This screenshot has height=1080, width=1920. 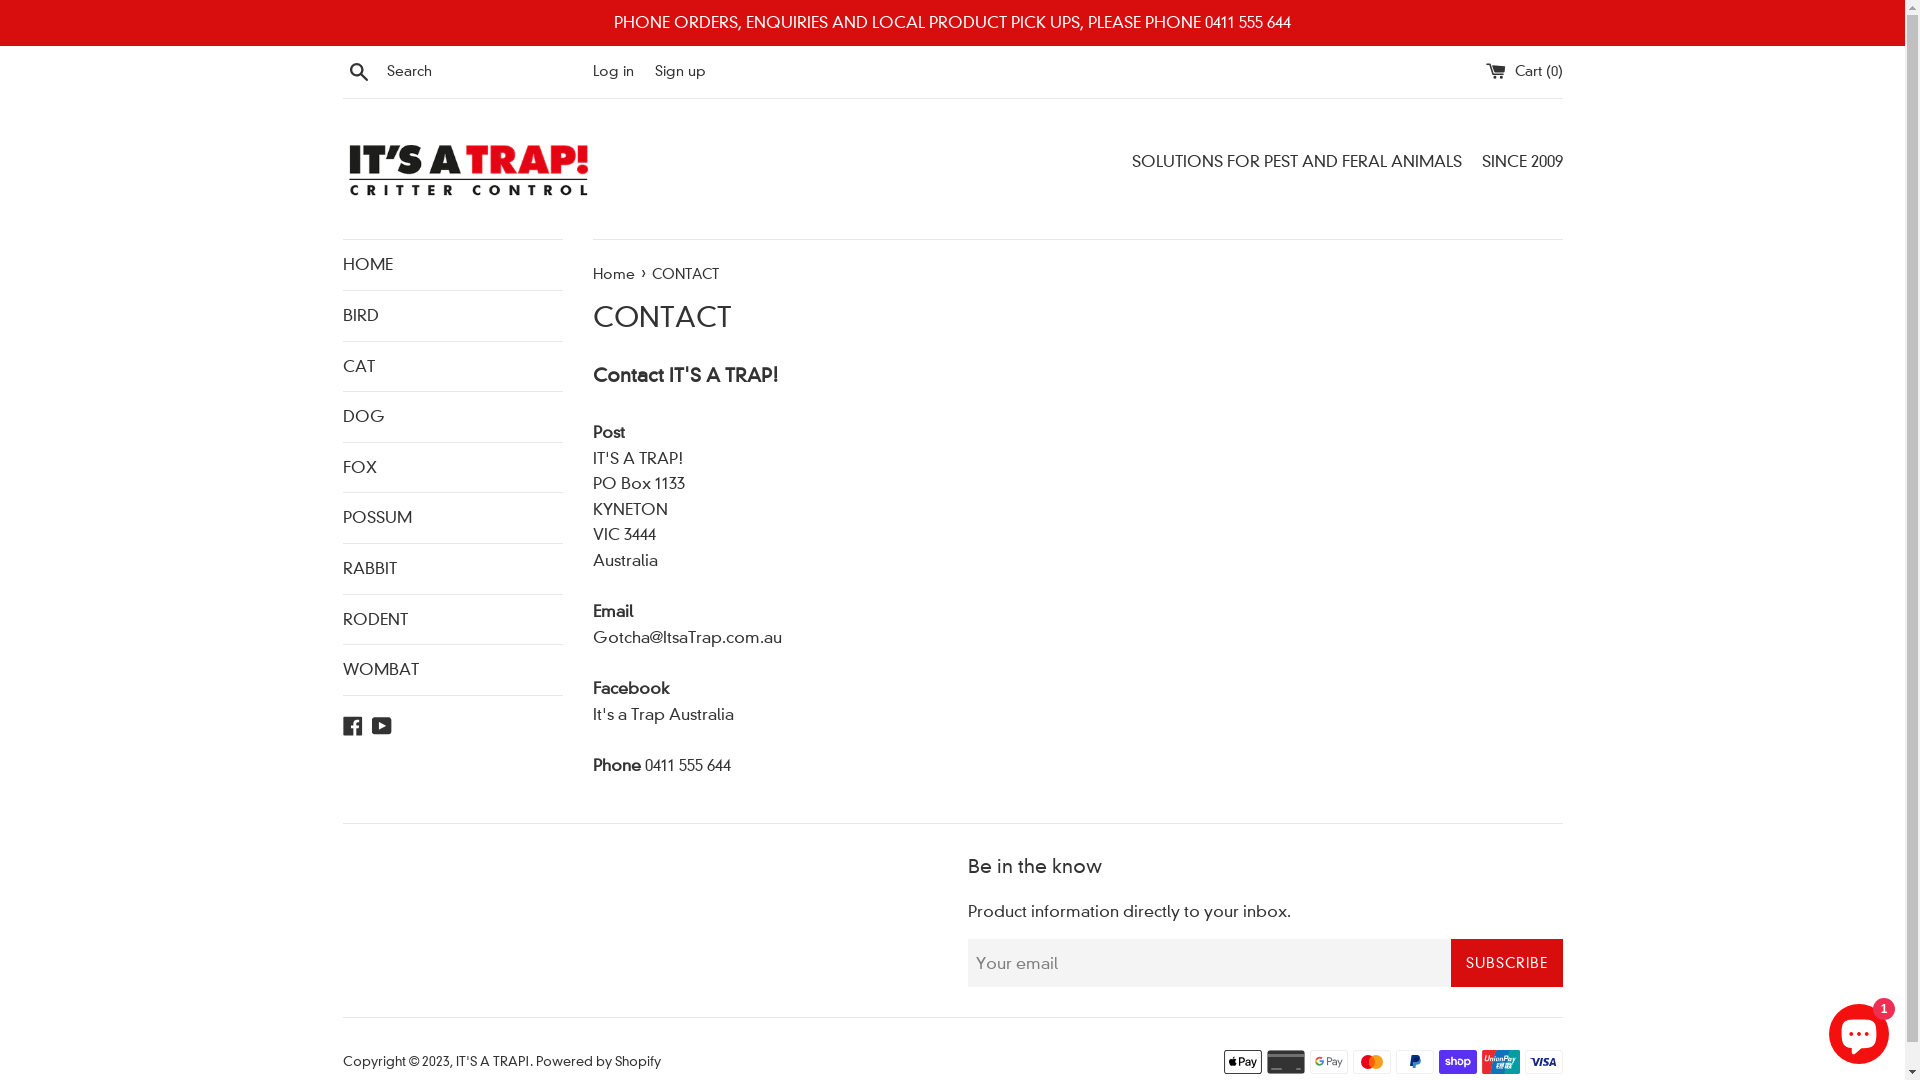 What do you see at coordinates (613, 273) in the screenshot?
I see `'Home'` at bounding box center [613, 273].